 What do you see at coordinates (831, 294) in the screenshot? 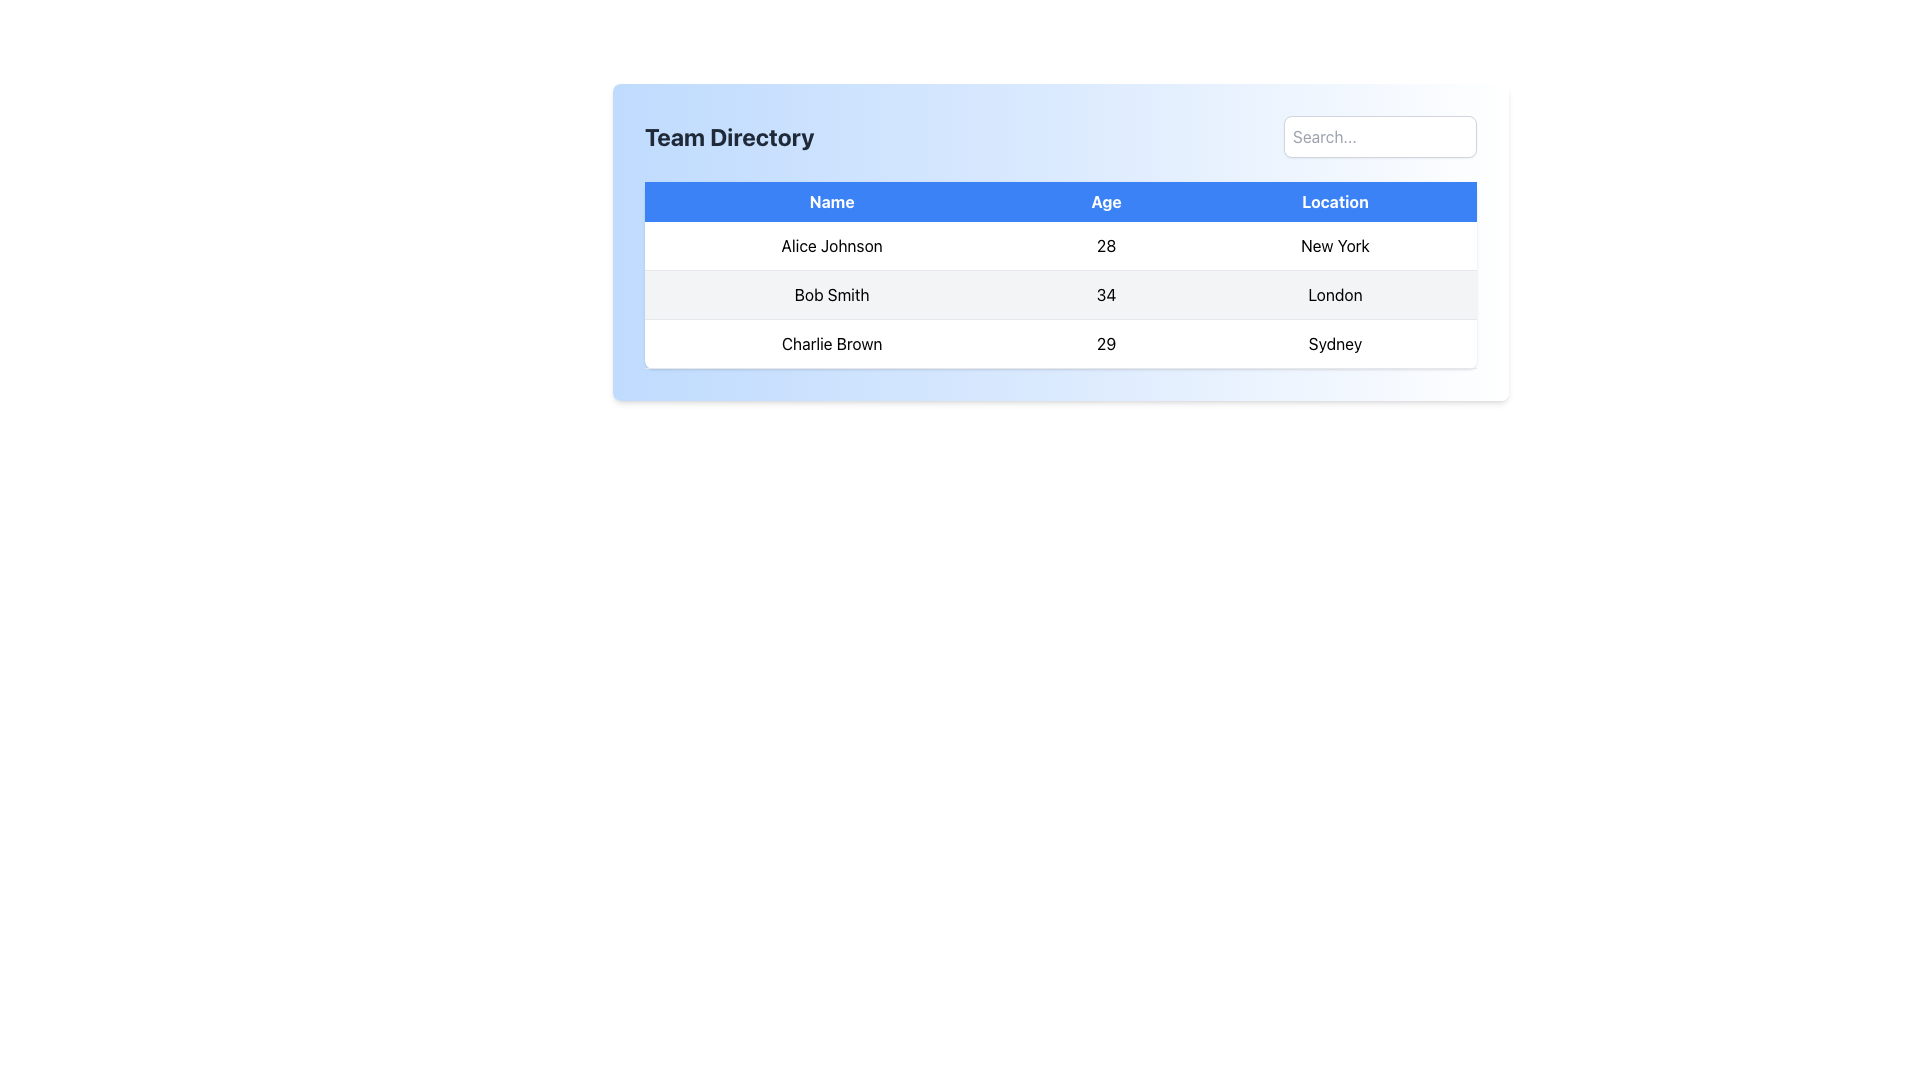
I see `the text display element reading 'Bob Smith' in the Team Directory table` at bounding box center [831, 294].